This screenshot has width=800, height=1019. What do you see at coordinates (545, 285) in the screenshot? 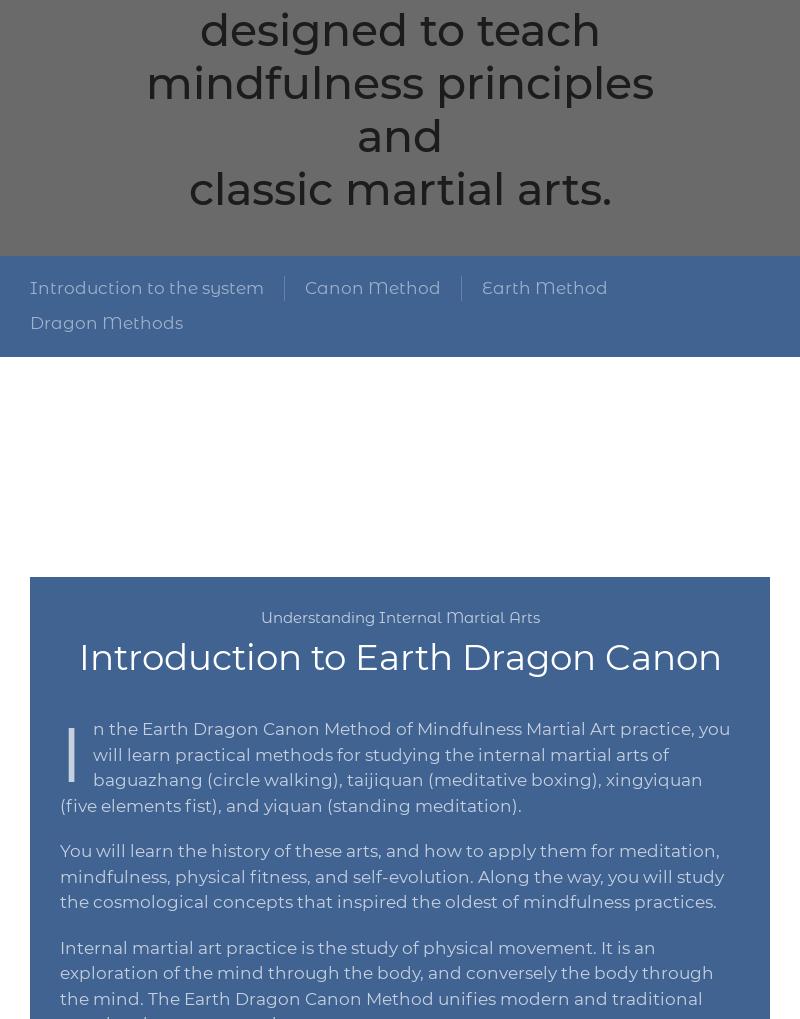
I see `'Earth Method'` at bounding box center [545, 285].